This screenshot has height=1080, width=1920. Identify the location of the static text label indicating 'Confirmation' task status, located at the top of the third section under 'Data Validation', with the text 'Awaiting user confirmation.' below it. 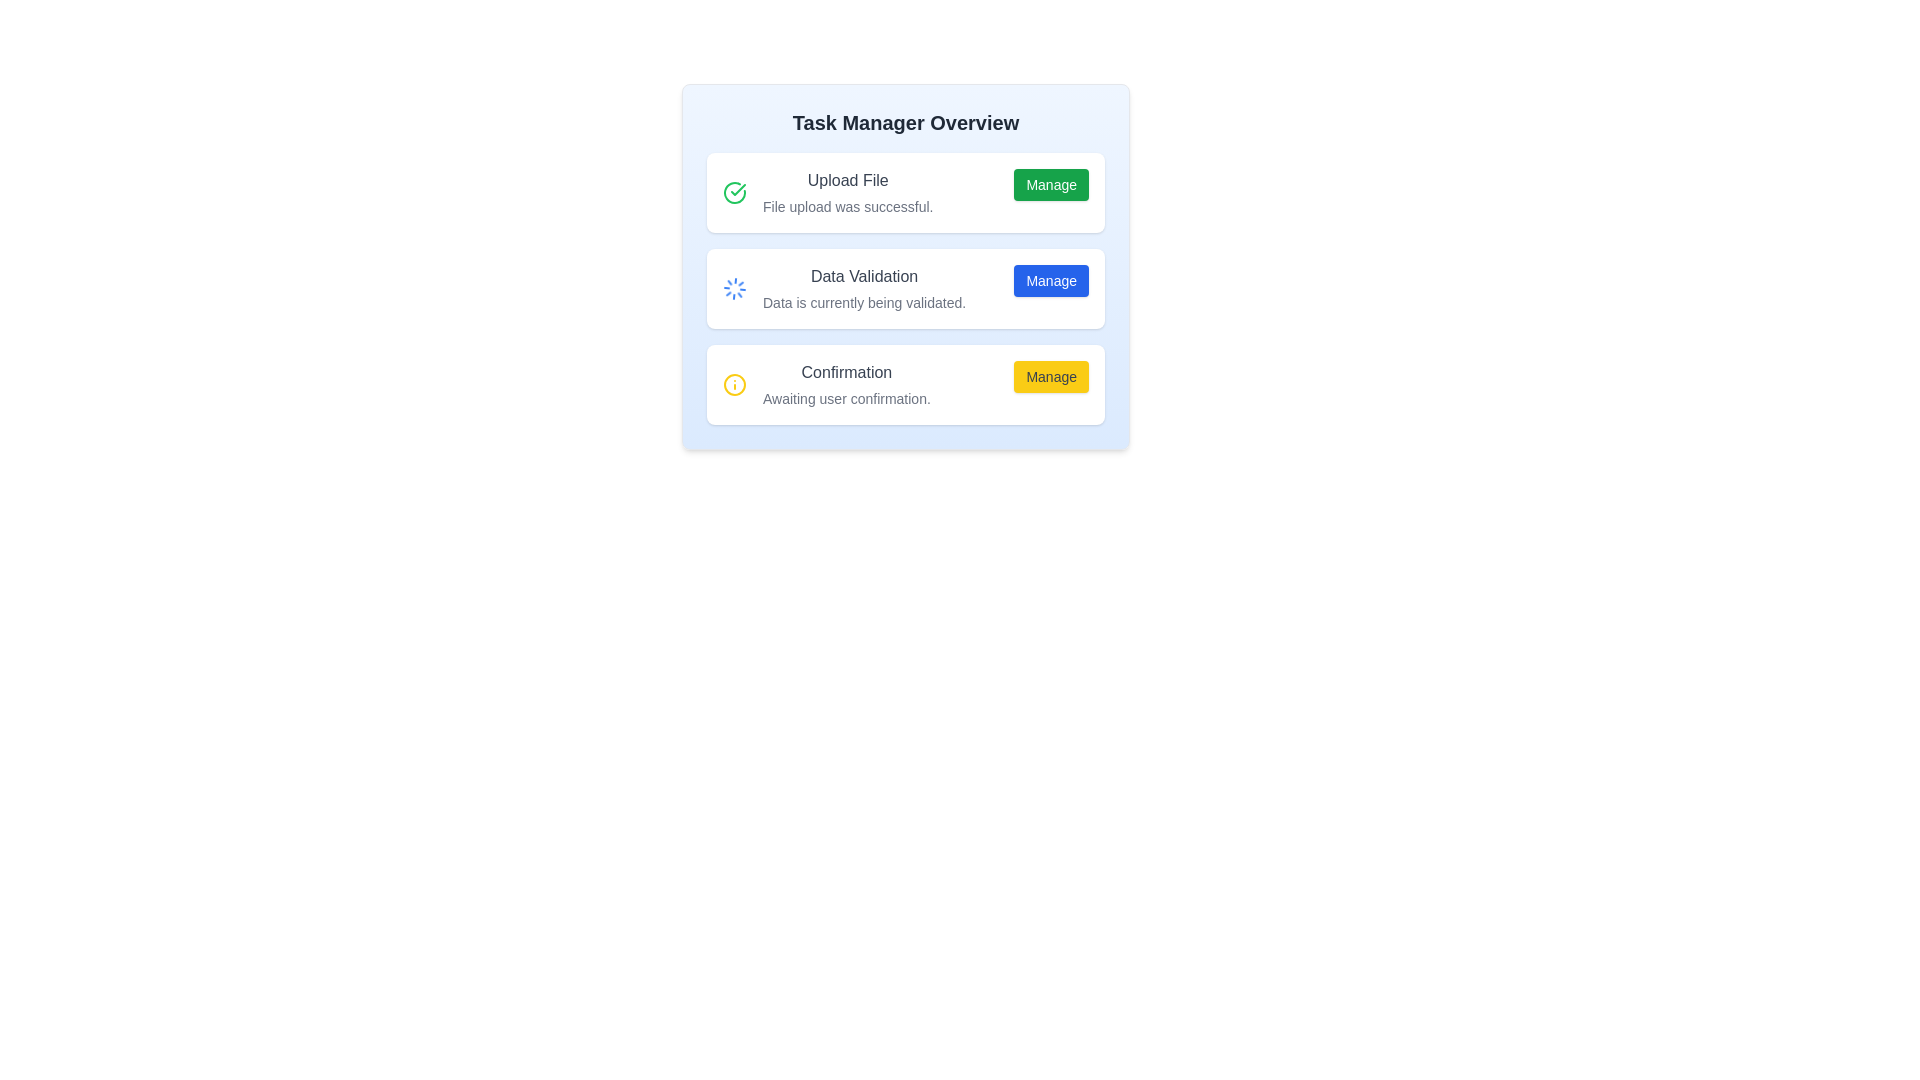
(846, 373).